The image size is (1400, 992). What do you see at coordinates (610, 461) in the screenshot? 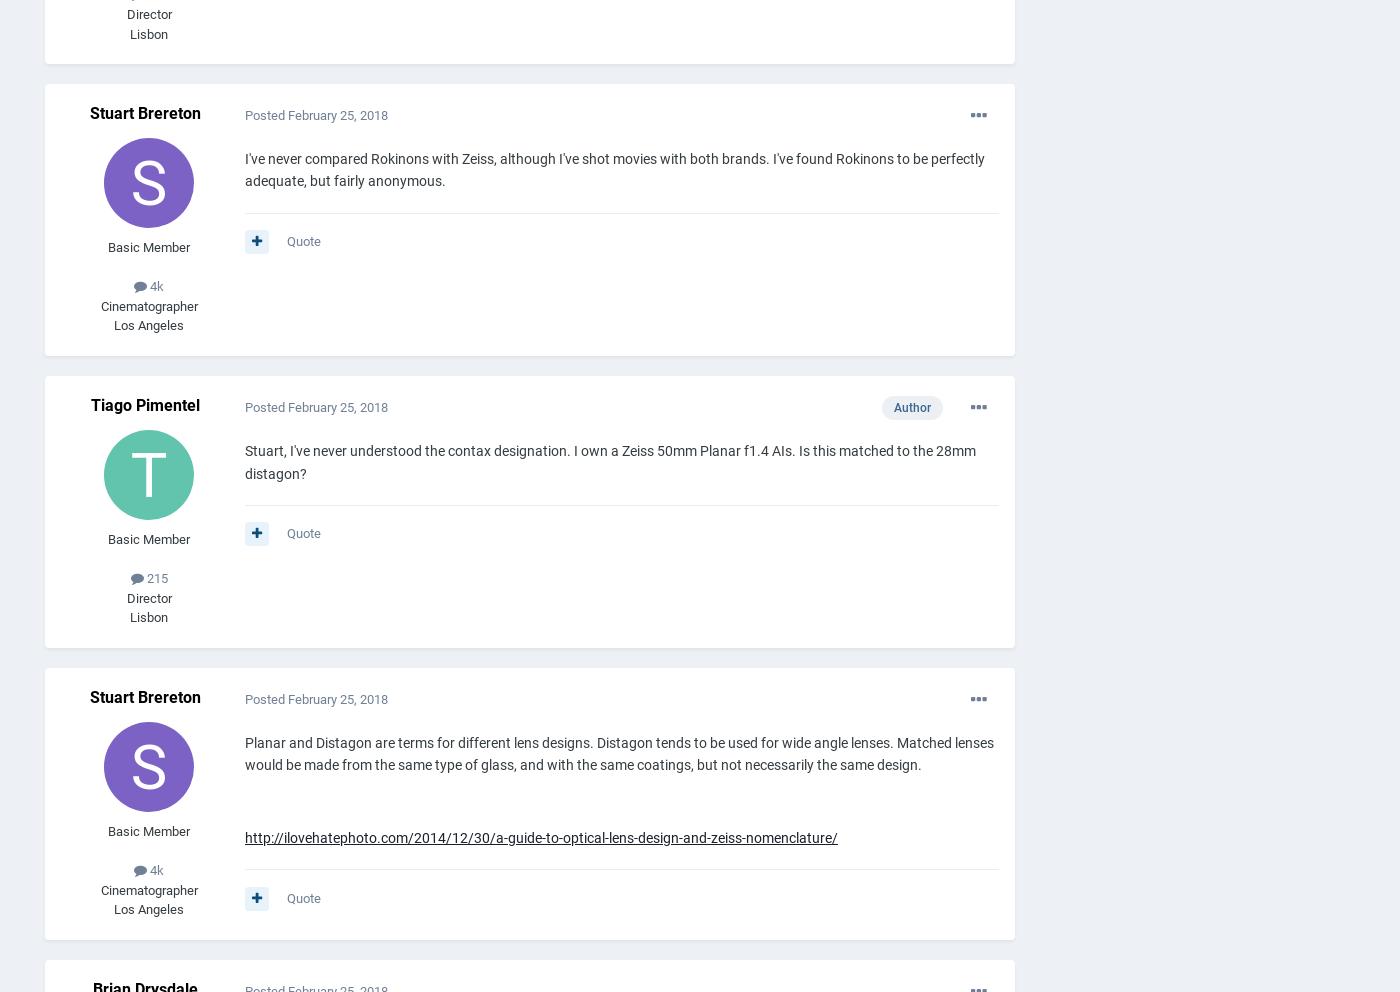
I see `'Stuart, I've never understood the contax designation. I own a Zeiss 50mm Planar f1.4 AIs. Is this matched to the 28mm distagon?'` at bounding box center [610, 461].